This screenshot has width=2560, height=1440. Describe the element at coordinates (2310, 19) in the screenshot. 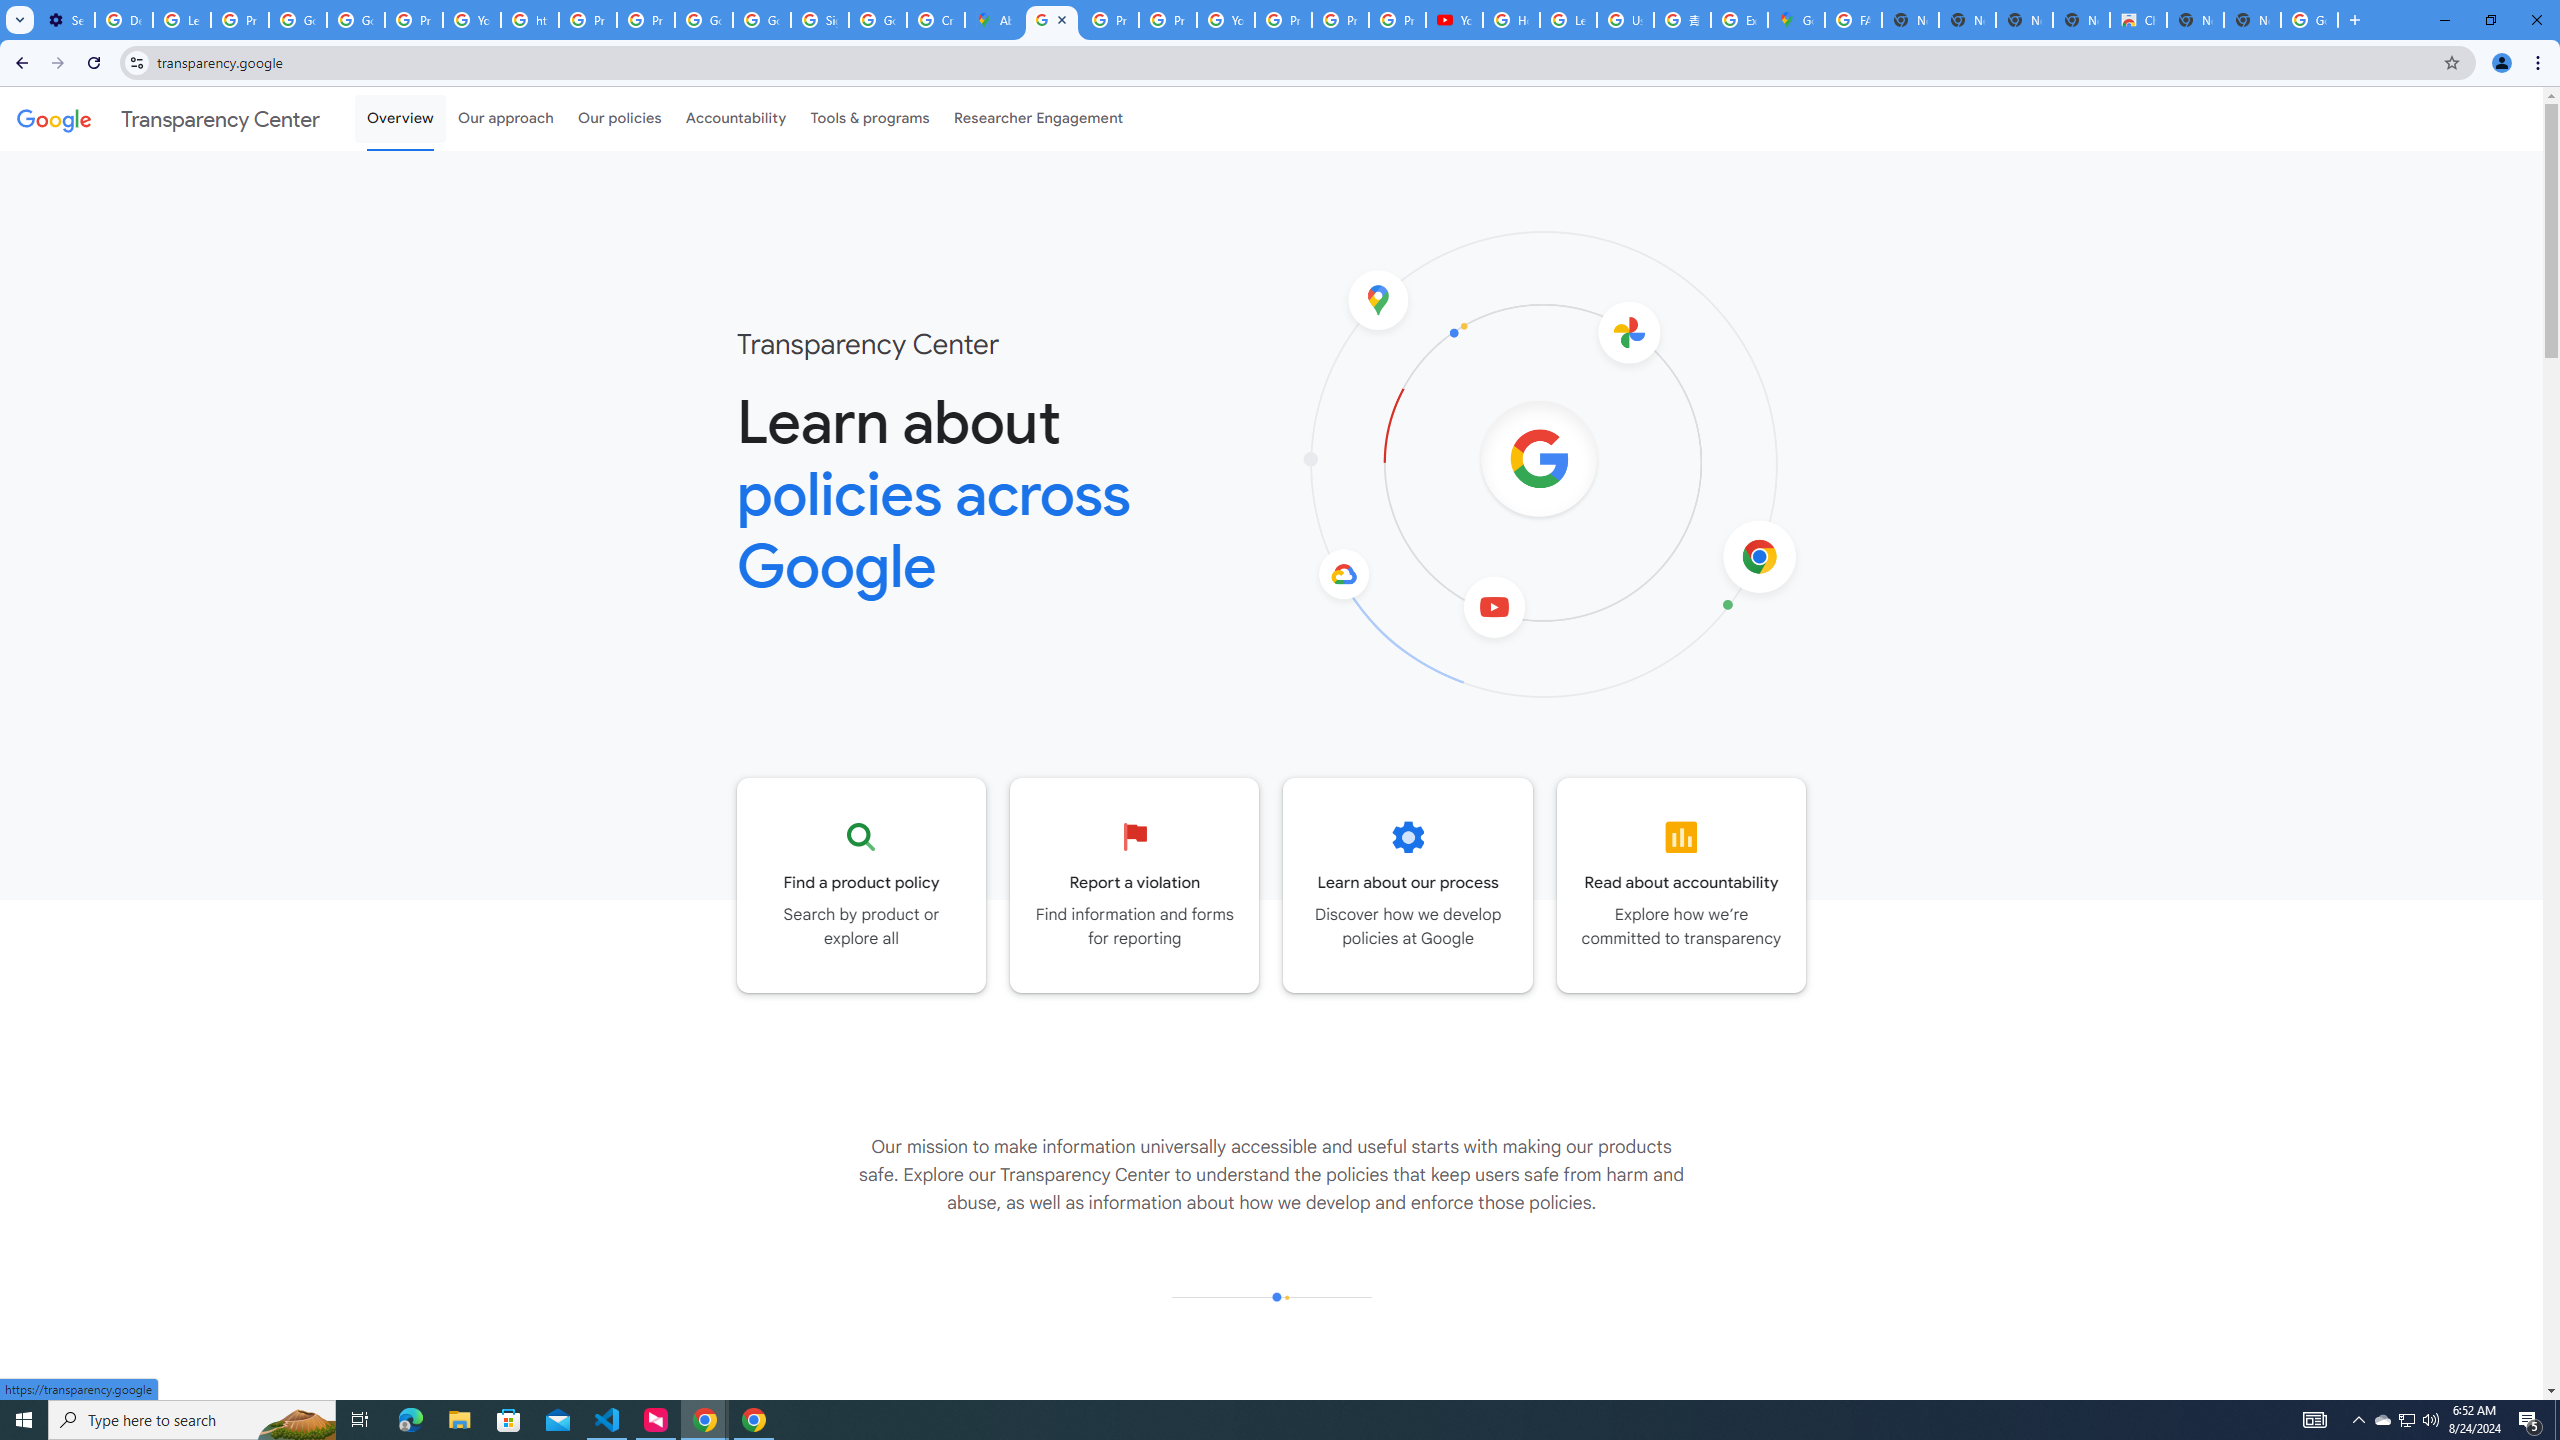

I see `'Google Images'` at that location.